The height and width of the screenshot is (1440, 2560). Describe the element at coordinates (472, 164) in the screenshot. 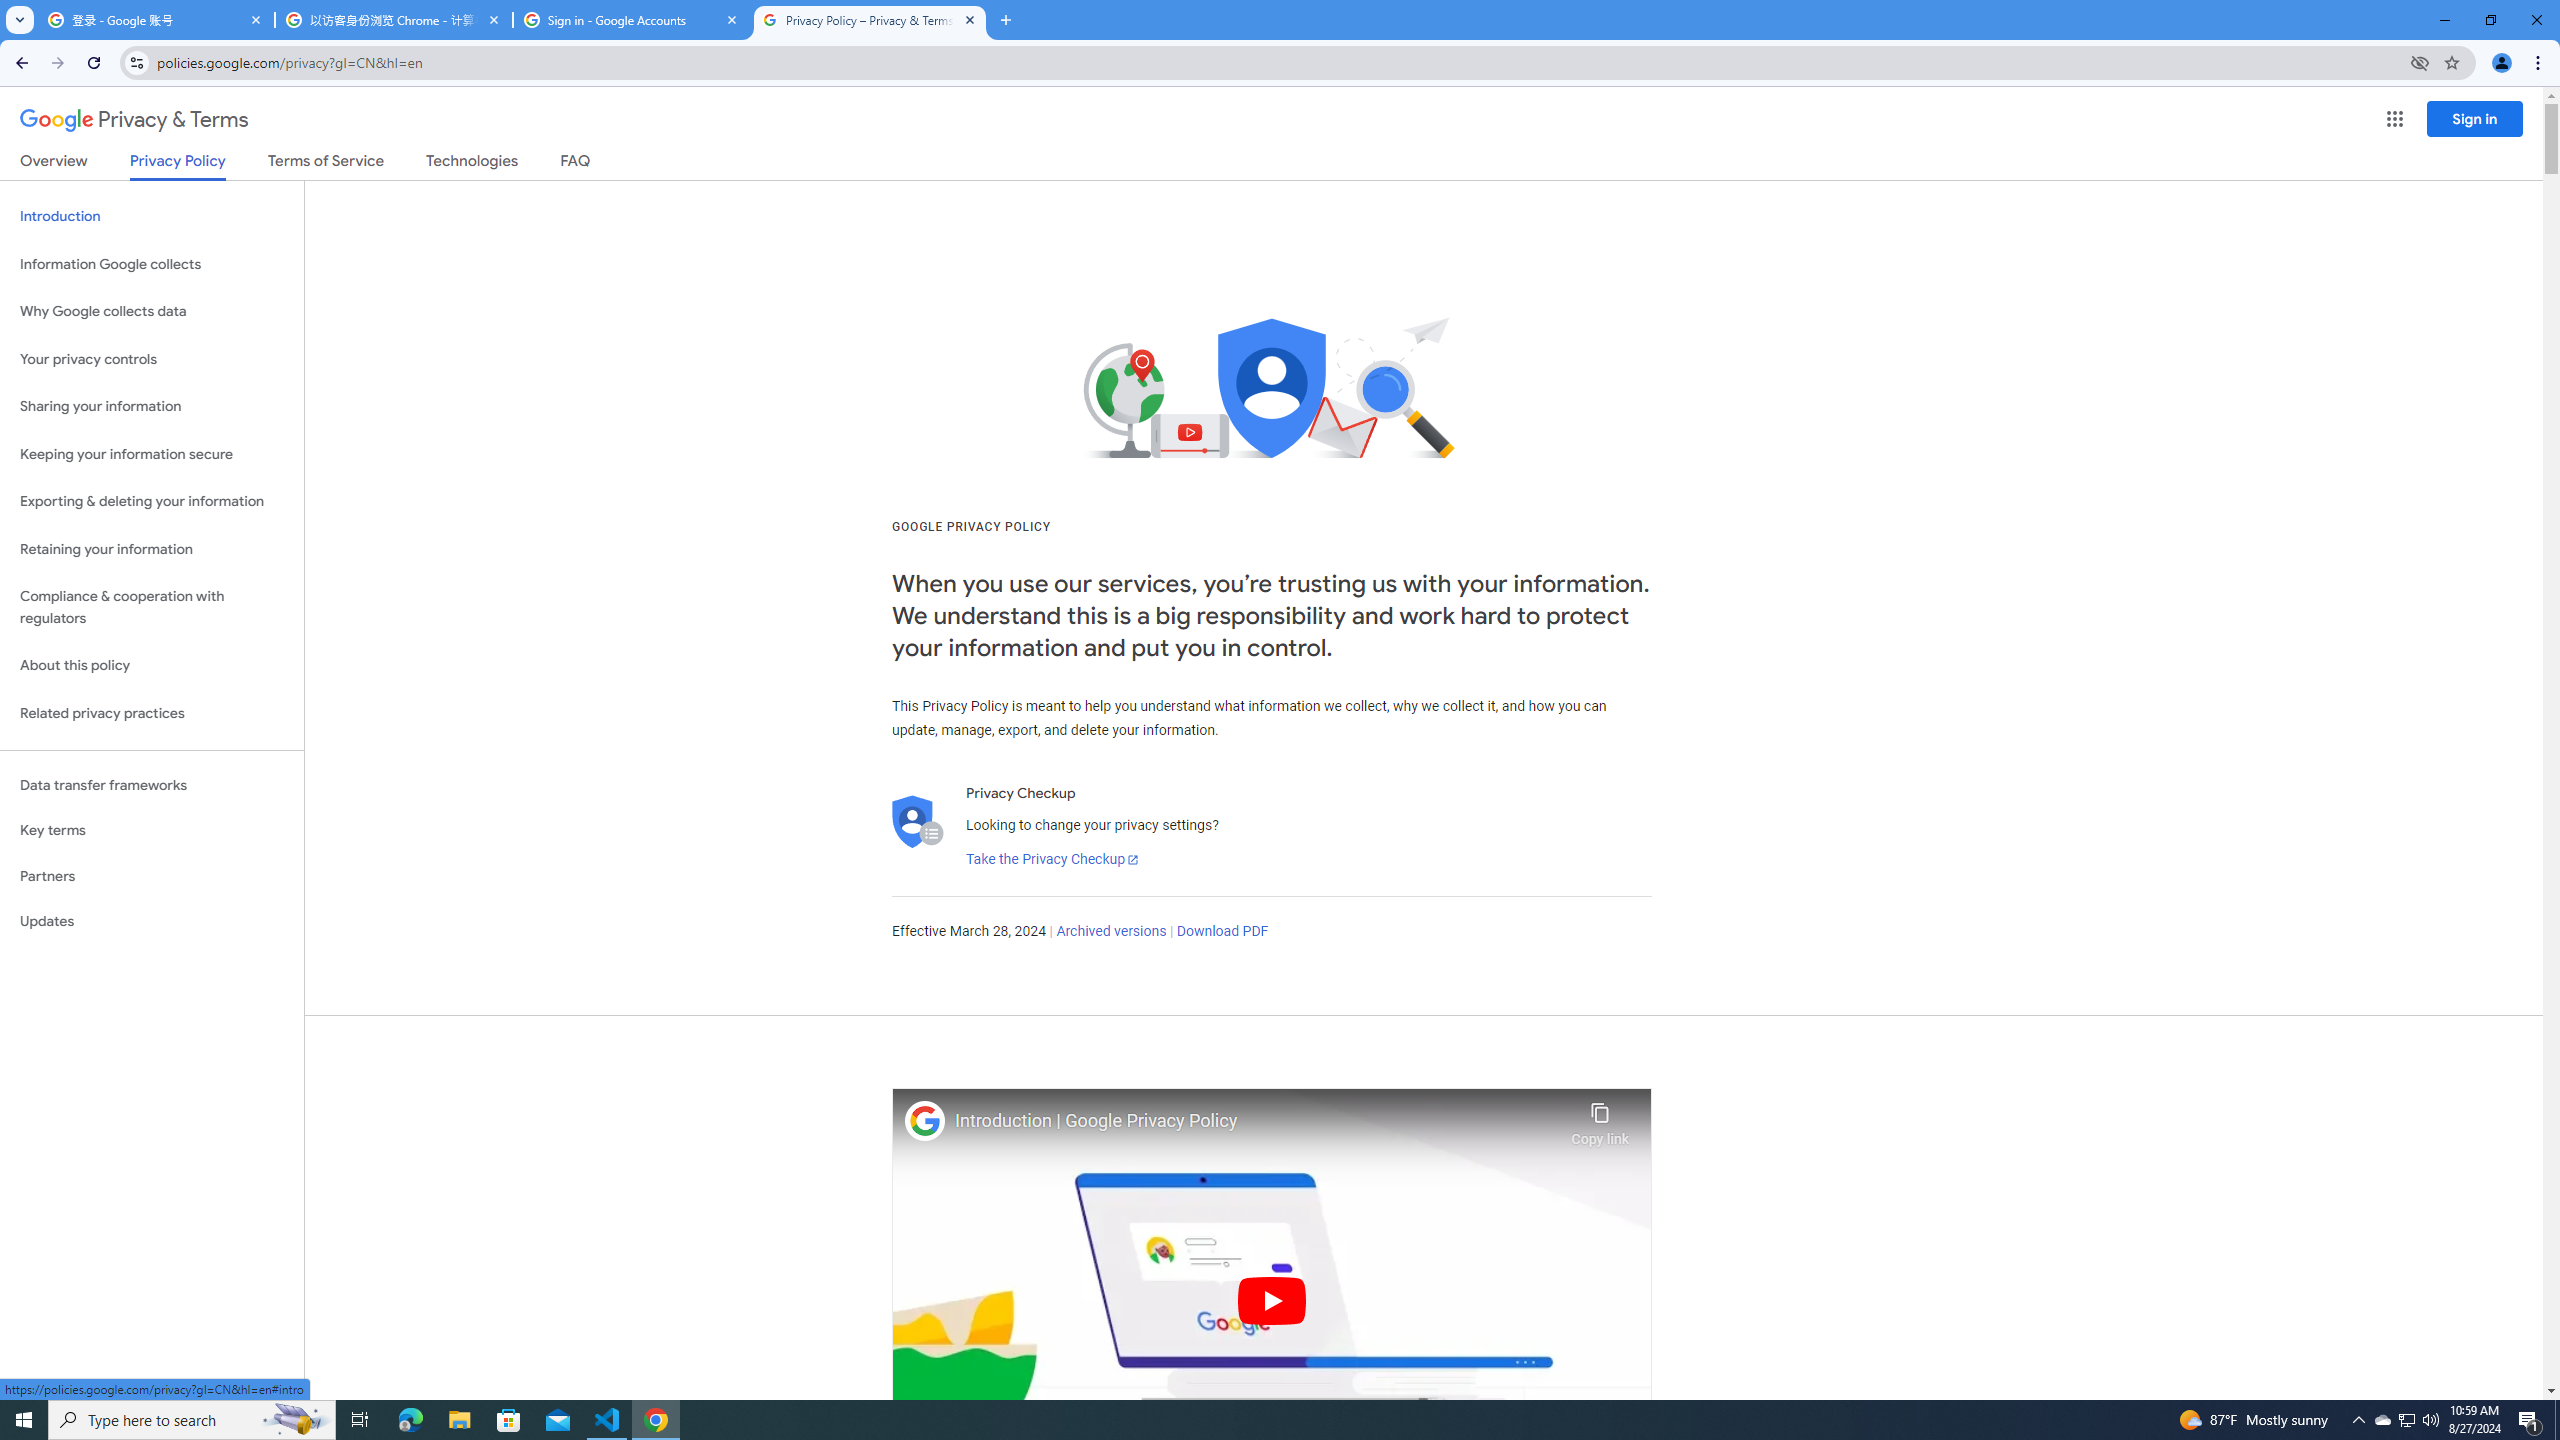

I see `'Technologies'` at that location.